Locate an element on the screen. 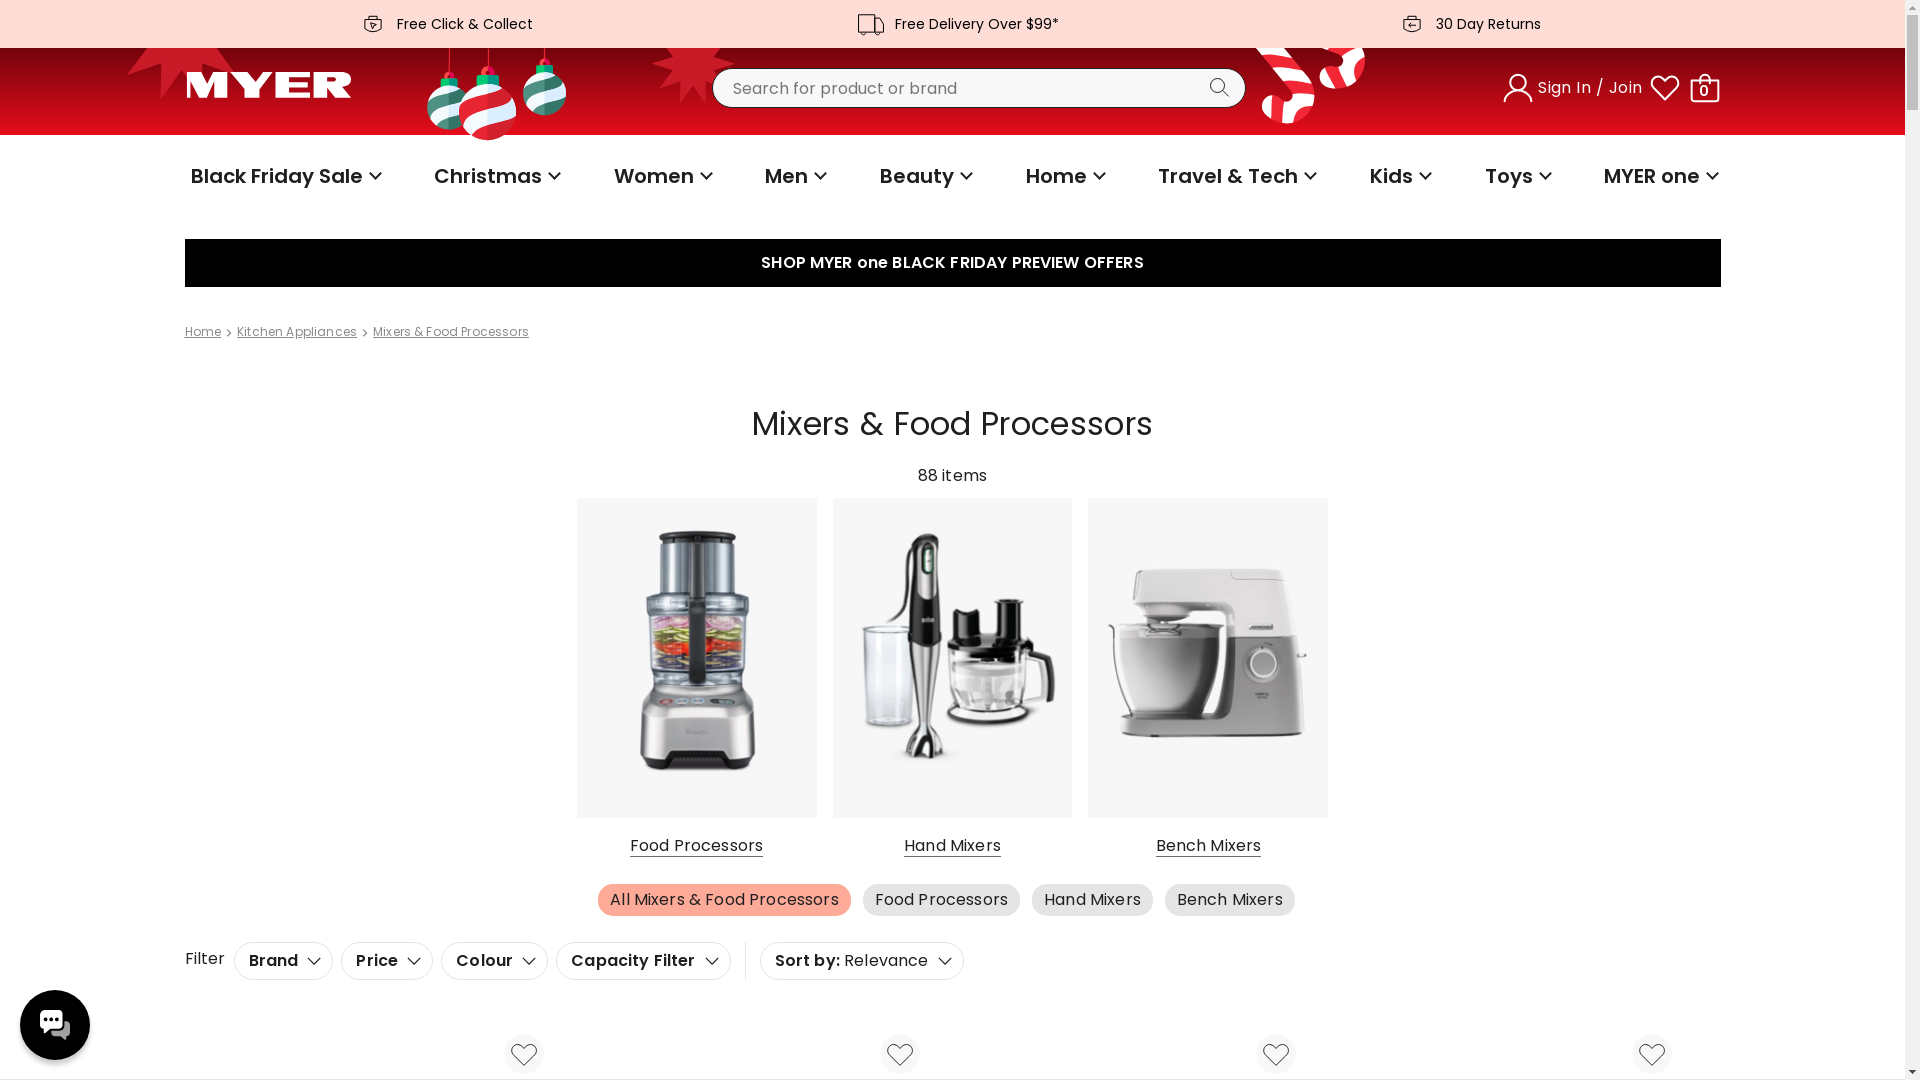 The image size is (1920, 1080). 'Capacity Filter' is located at coordinates (643, 959).